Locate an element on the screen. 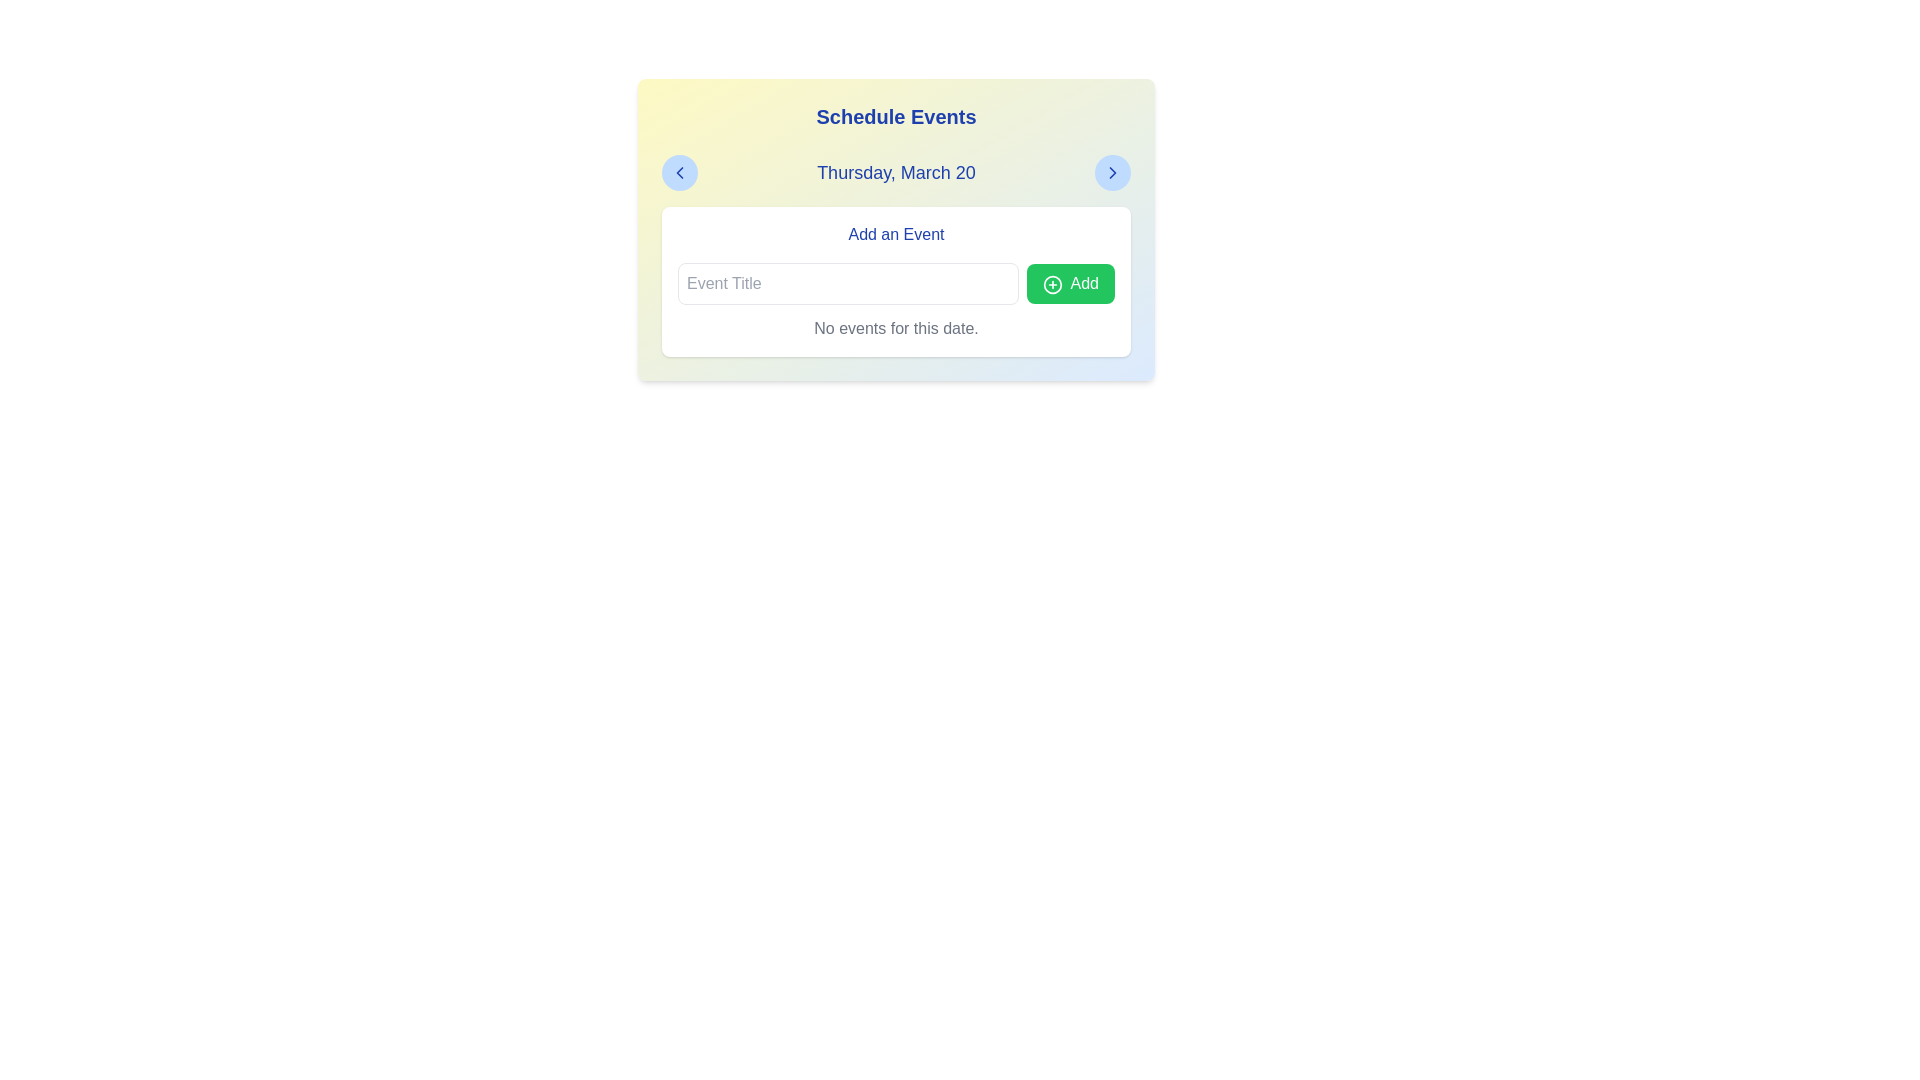 This screenshot has height=1080, width=1920. the circular icon with a plus symbol (+) located within the green 'Add' button is located at coordinates (1051, 284).